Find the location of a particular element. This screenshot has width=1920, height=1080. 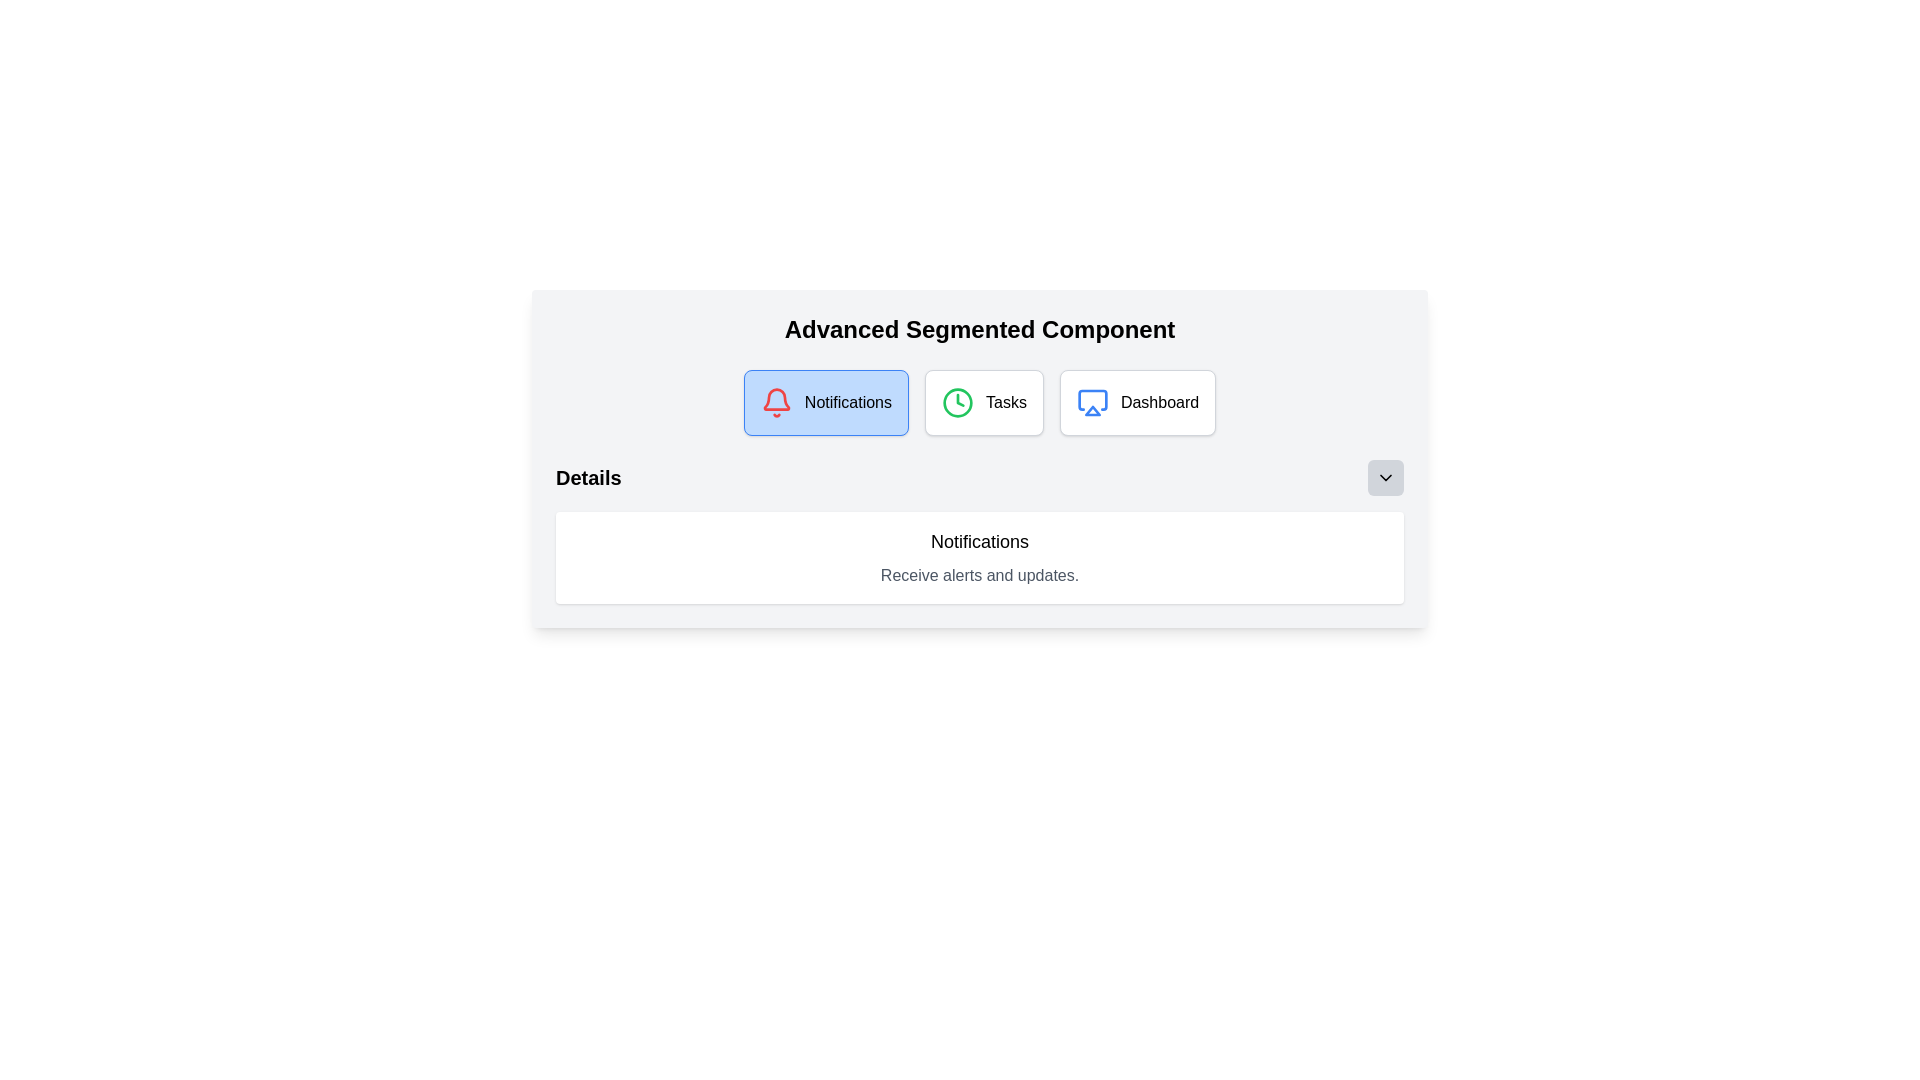

text content of the 'Dashboard' label, which is displayed in a medium font weight and positioned to the left of an icon within a rounded card-like structure is located at coordinates (1160, 402).